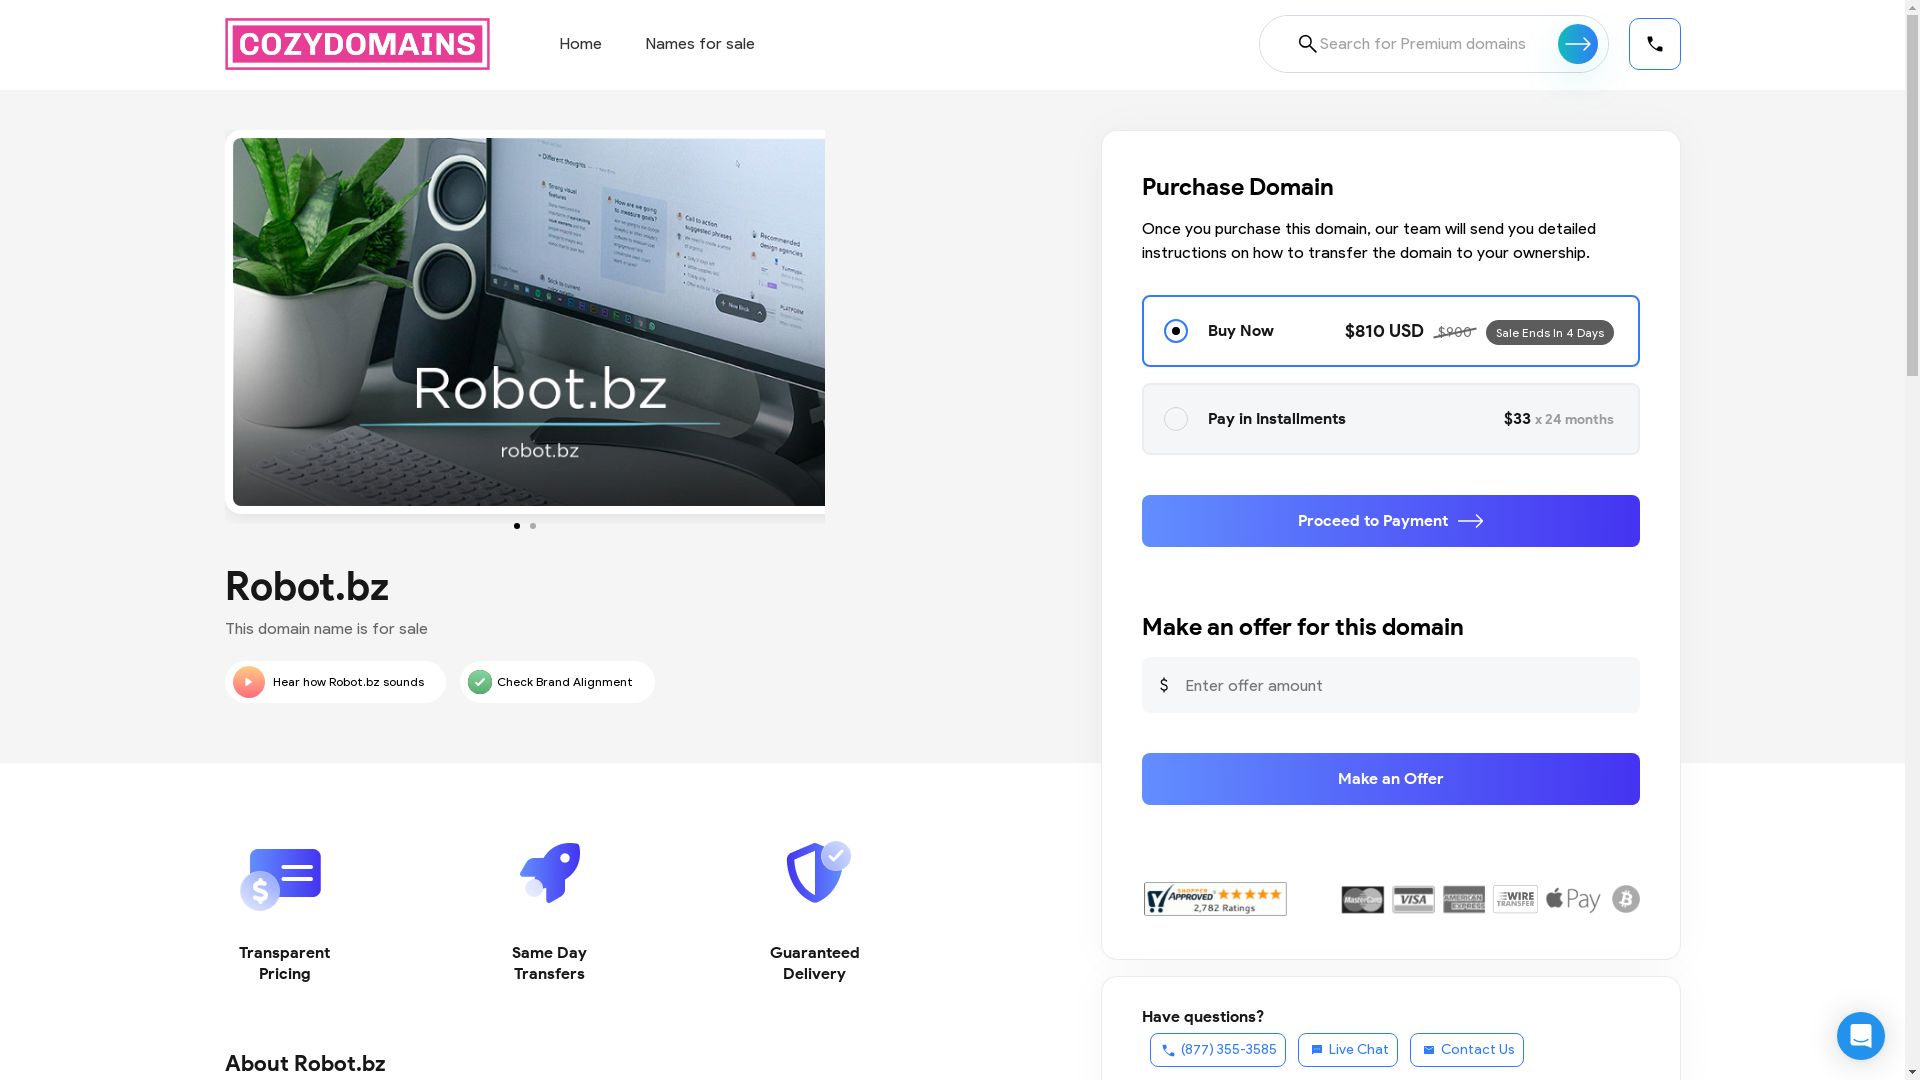 This screenshot has width=1920, height=1080. I want to click on 'Proceed to Payment', so click(1390, 519).